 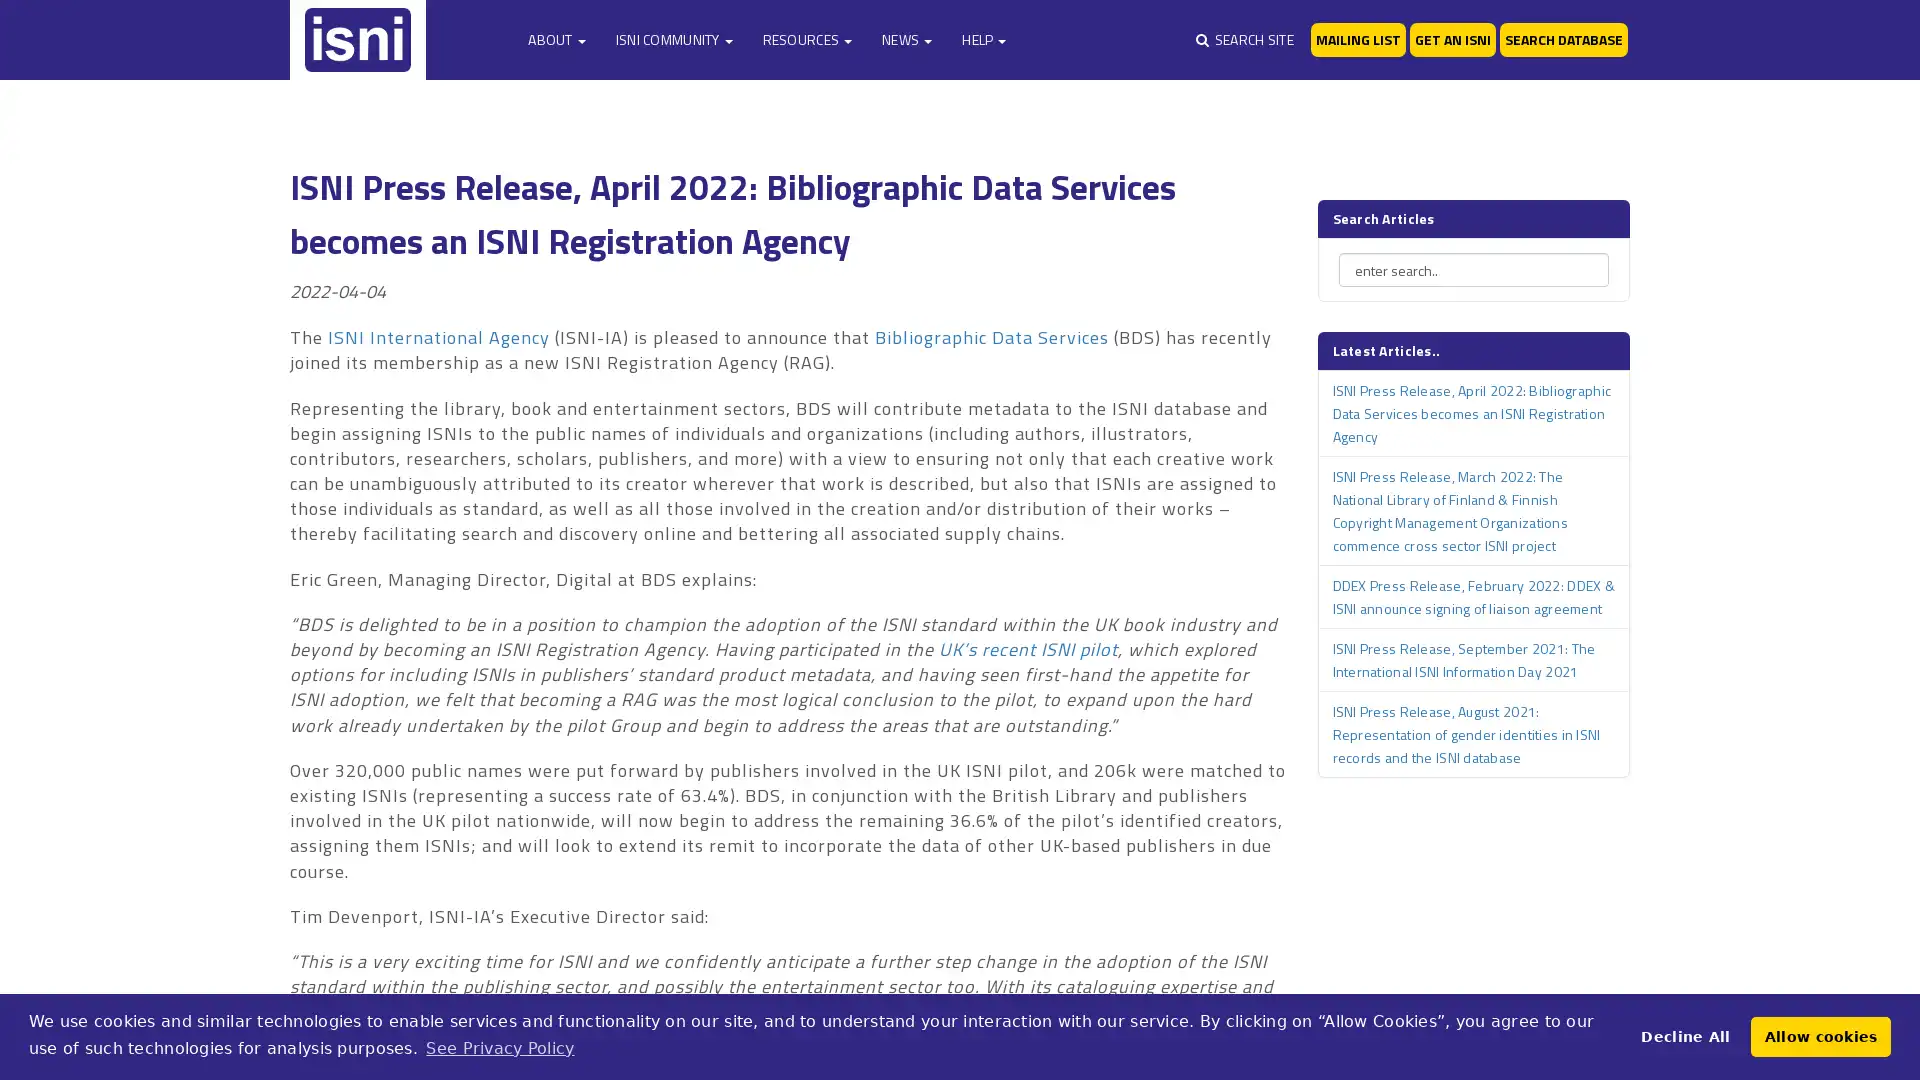 I want to click on deny cookies, so click(x=1684, y=1035).